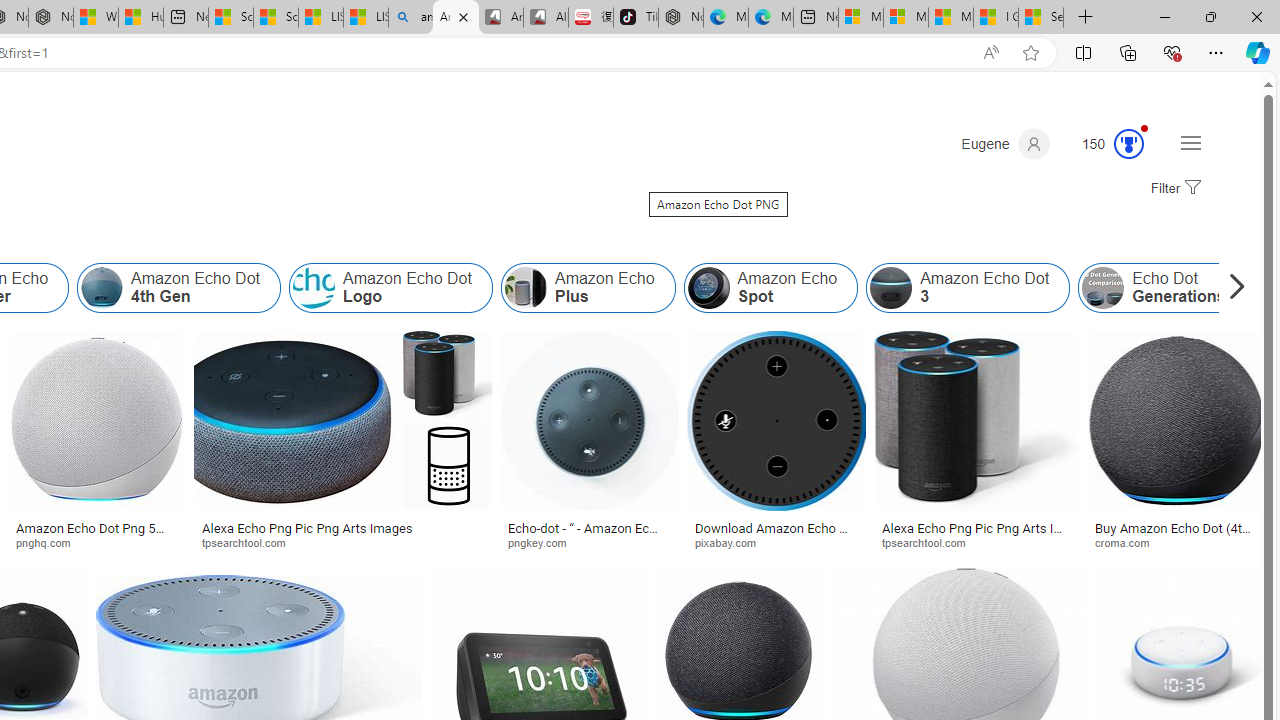  Describe the element at coordinates (343, 527) in the screenshot. I see `'Alexa Echo Png Pic Png Arts Images'` at that location.